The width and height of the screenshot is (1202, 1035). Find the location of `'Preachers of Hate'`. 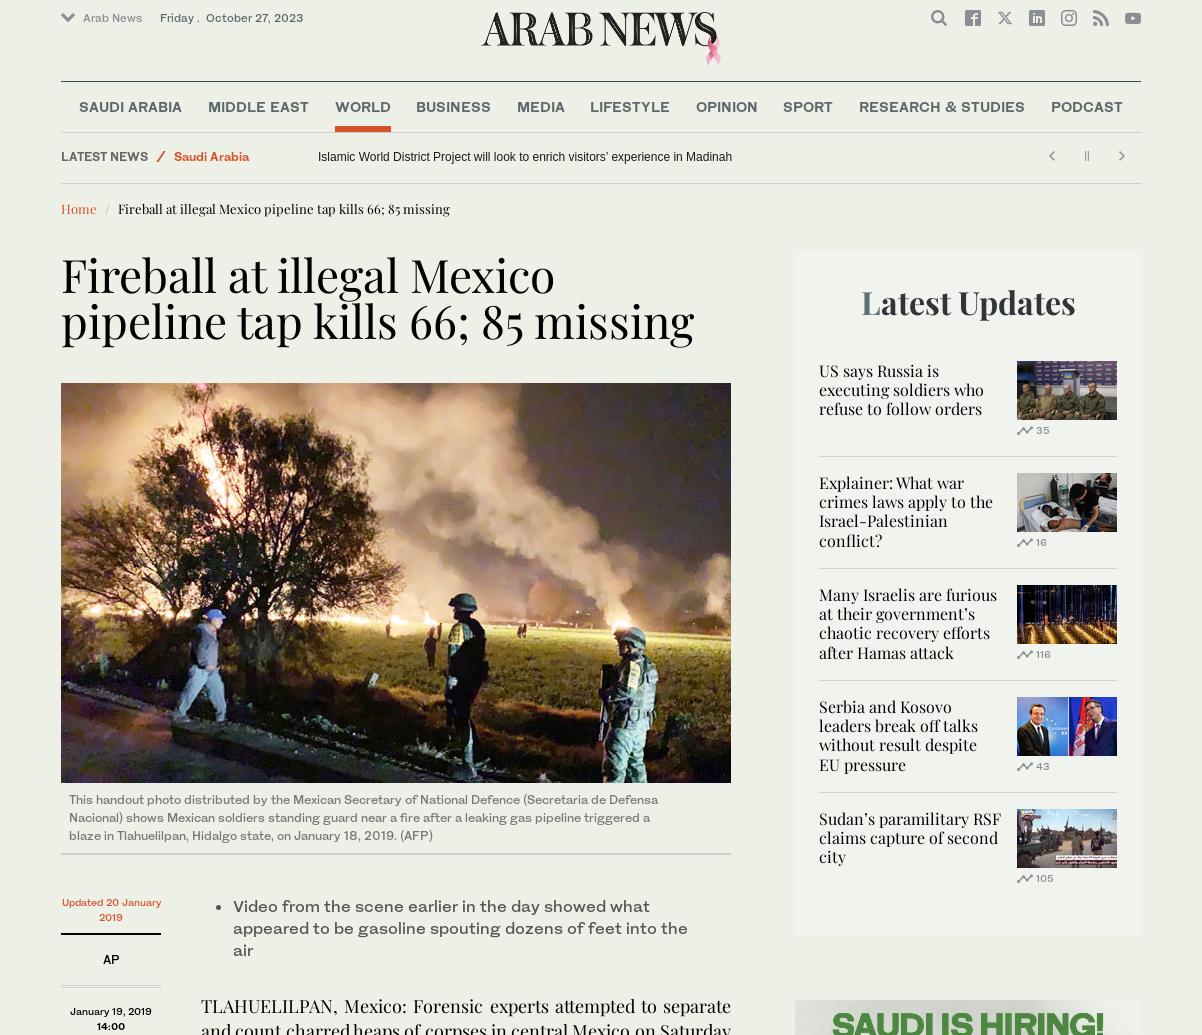

'Preachers of Hate' is located at coordinates (1053, 152).